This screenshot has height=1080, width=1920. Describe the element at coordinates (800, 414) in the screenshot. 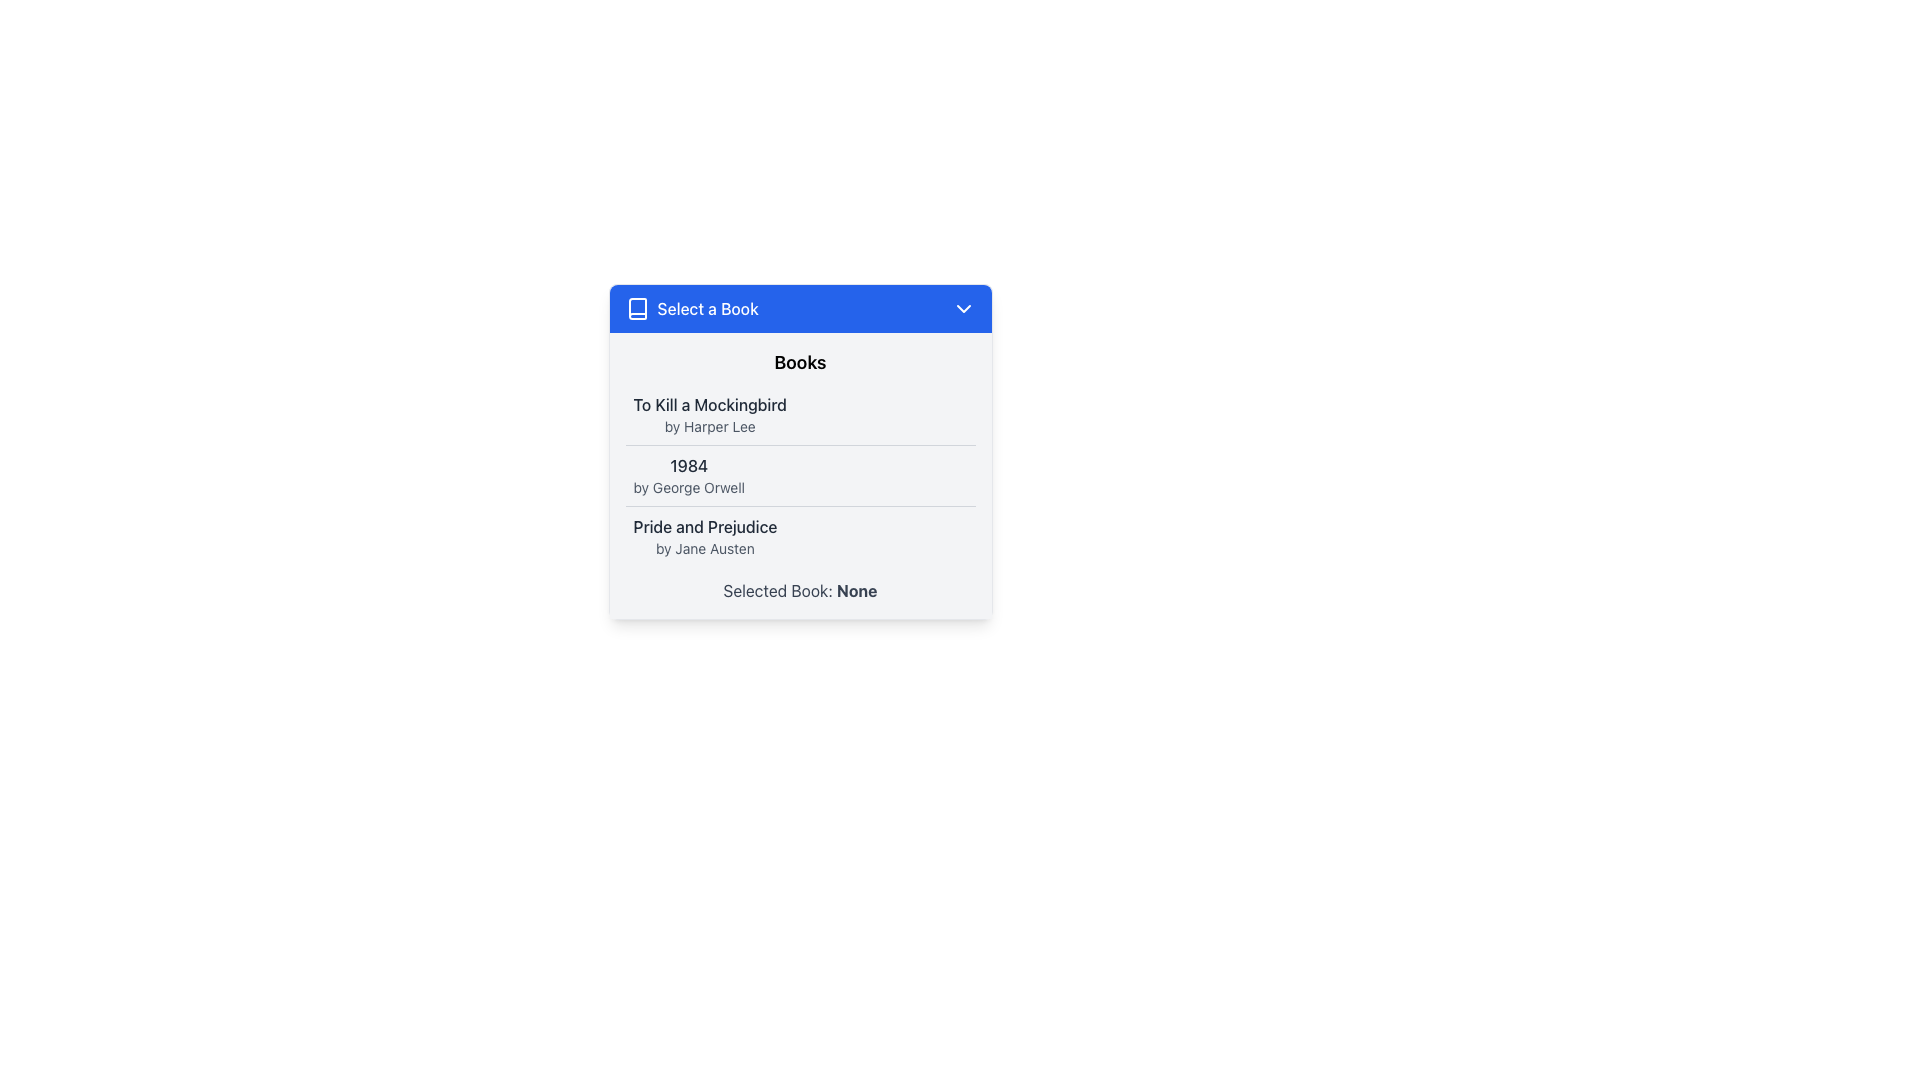

I see `the first List Item displaying the title 'To Kill a Mockingbird' and subtitle 'by Harper Lee'` at that location.